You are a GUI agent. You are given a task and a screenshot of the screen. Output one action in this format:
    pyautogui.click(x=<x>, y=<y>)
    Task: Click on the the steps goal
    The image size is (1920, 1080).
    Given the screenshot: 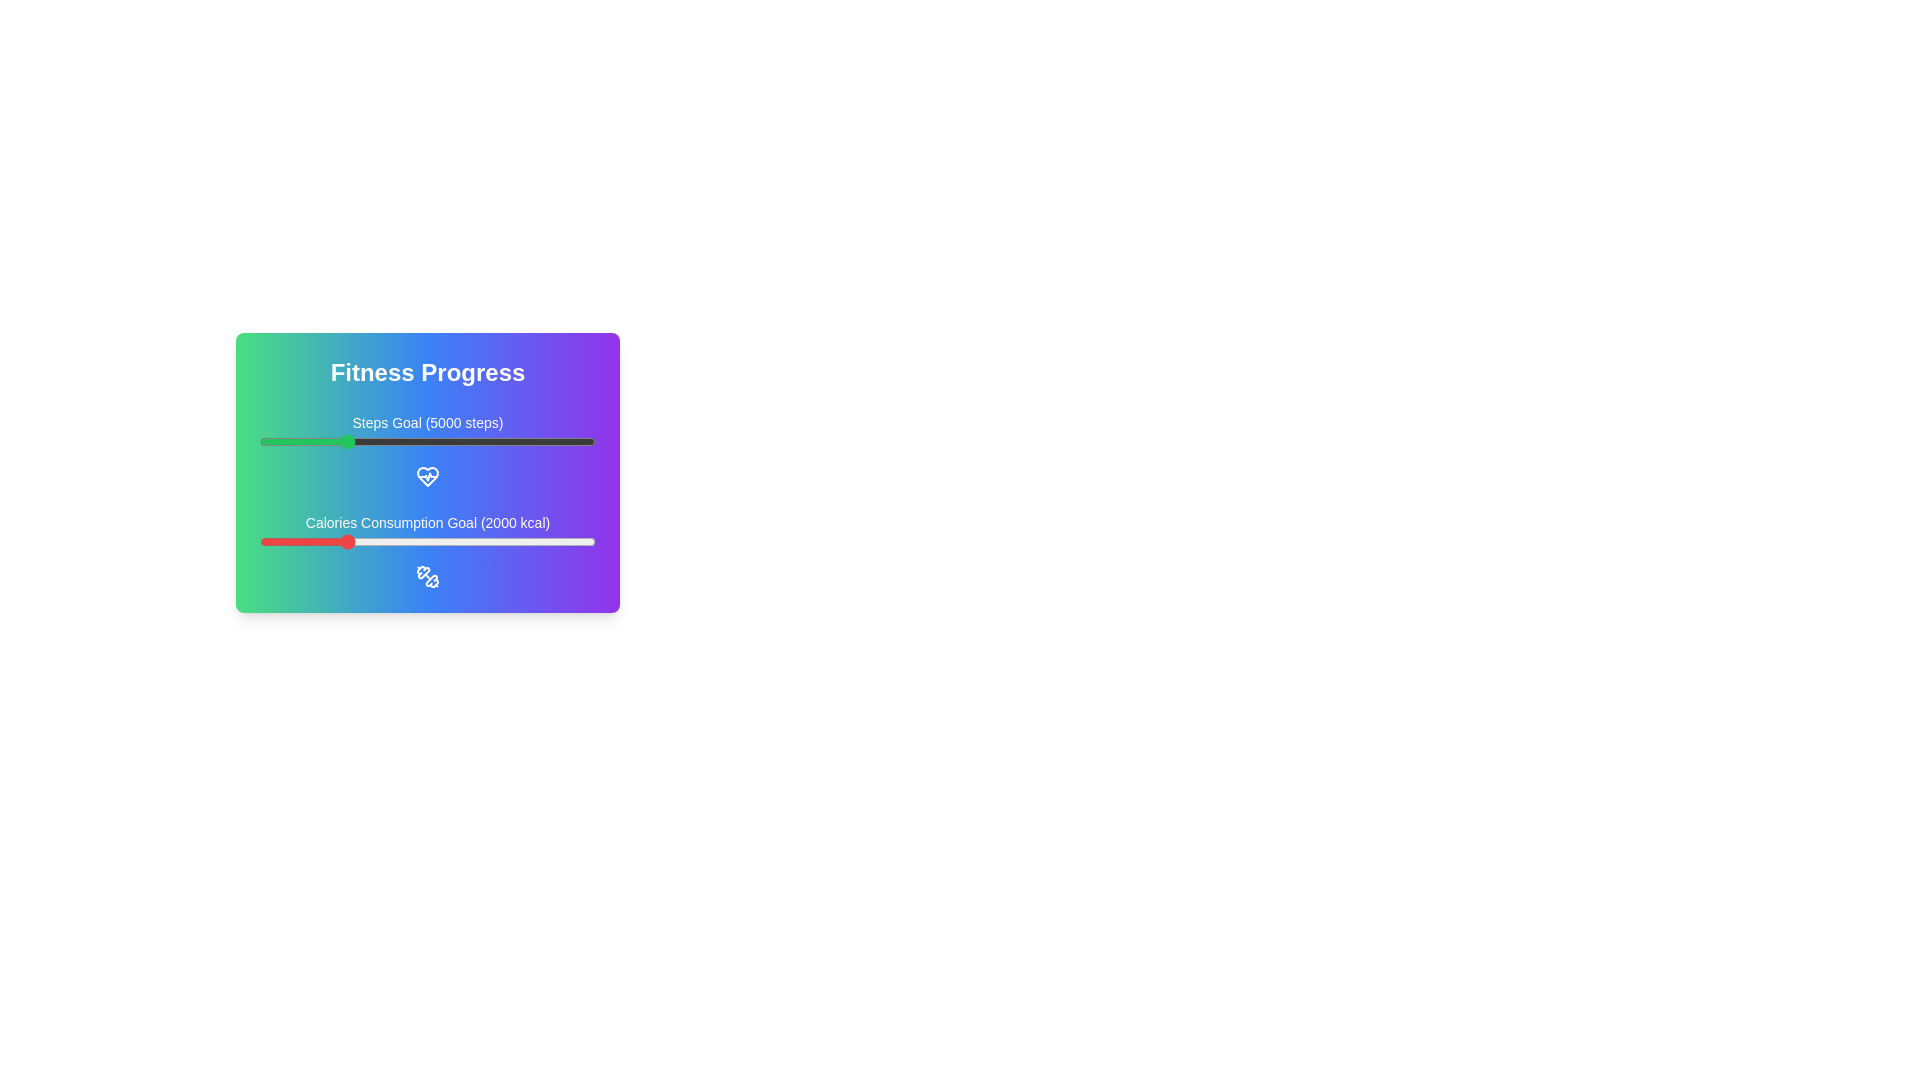 What is the action you would take?
    pyautogui.click(x=470, y=441)
    